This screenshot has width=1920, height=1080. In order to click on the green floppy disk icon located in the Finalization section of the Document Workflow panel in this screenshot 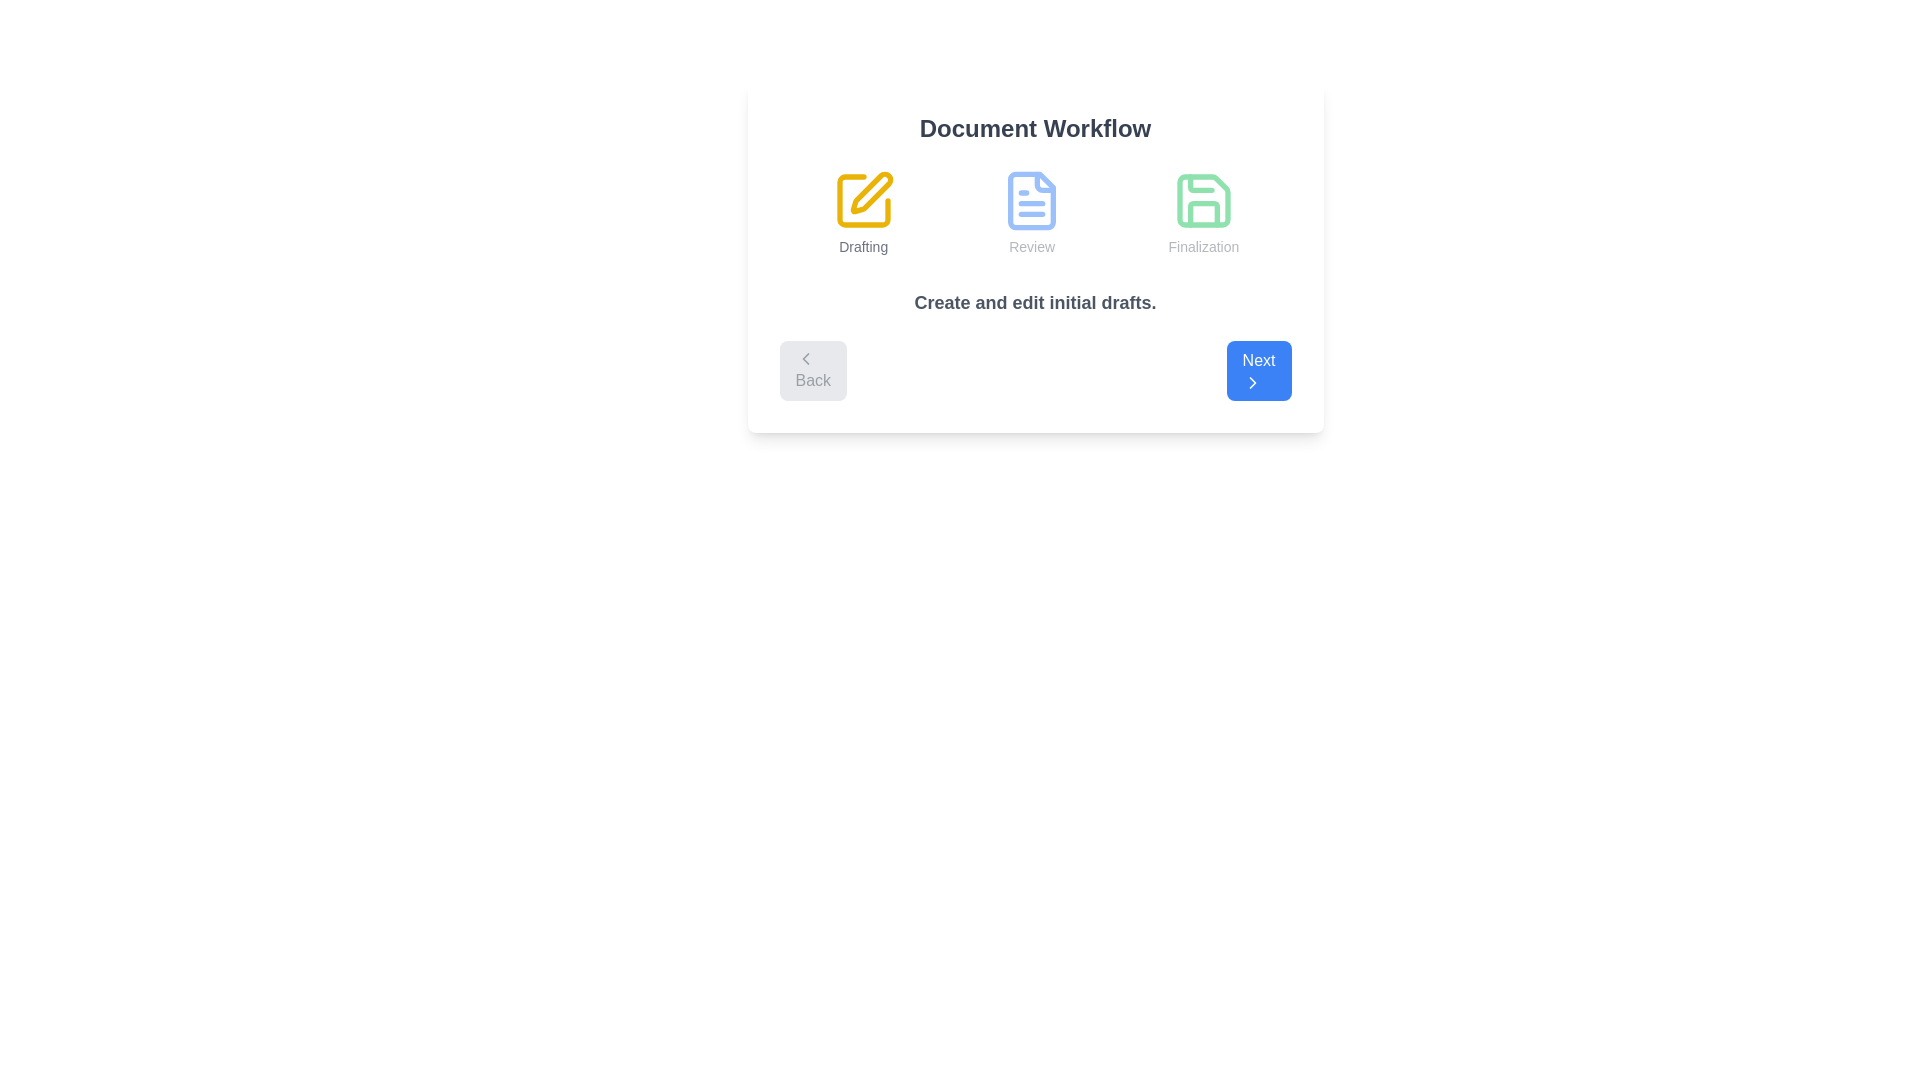, I will do `click(1202, 200)`.